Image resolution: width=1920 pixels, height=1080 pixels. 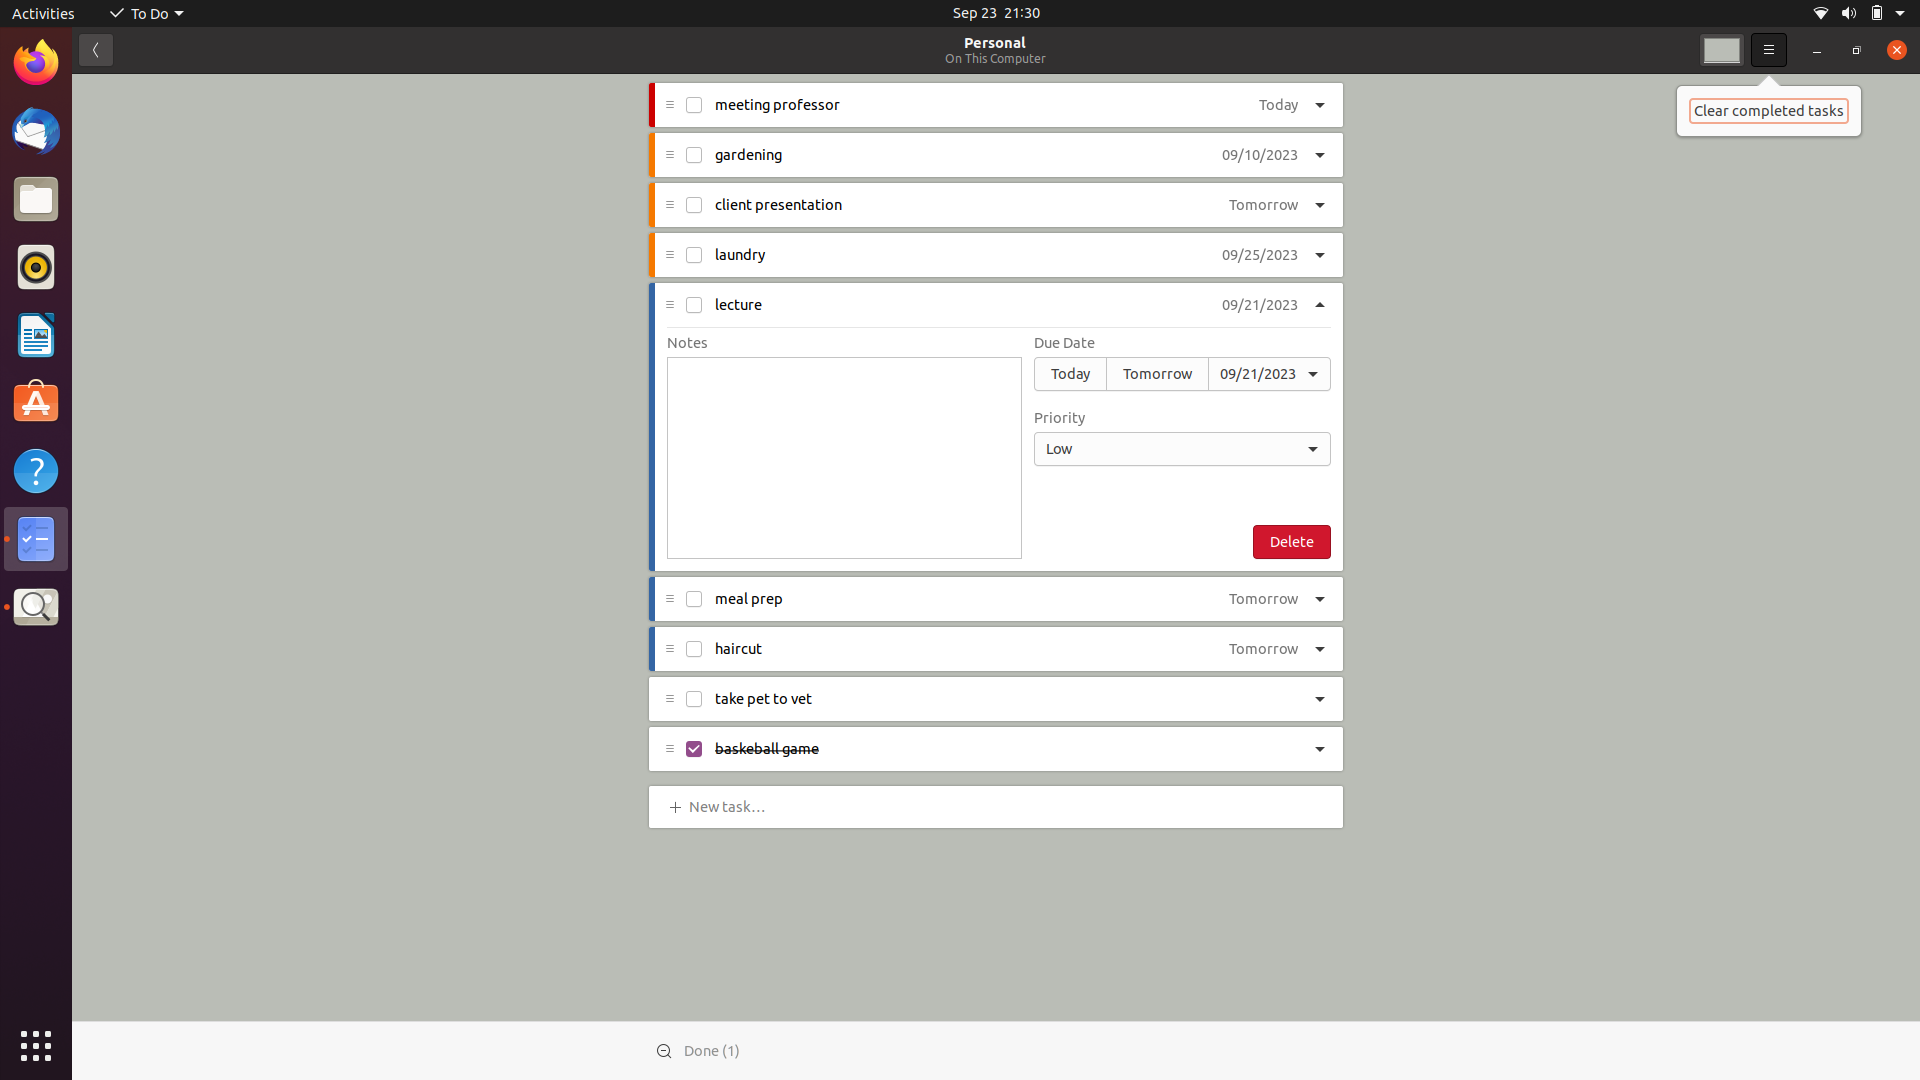 What do you see at coordinates (1258, 155) in the screenshot?
I see `"gardening" date to next week` at bounding box center [1258, 155].